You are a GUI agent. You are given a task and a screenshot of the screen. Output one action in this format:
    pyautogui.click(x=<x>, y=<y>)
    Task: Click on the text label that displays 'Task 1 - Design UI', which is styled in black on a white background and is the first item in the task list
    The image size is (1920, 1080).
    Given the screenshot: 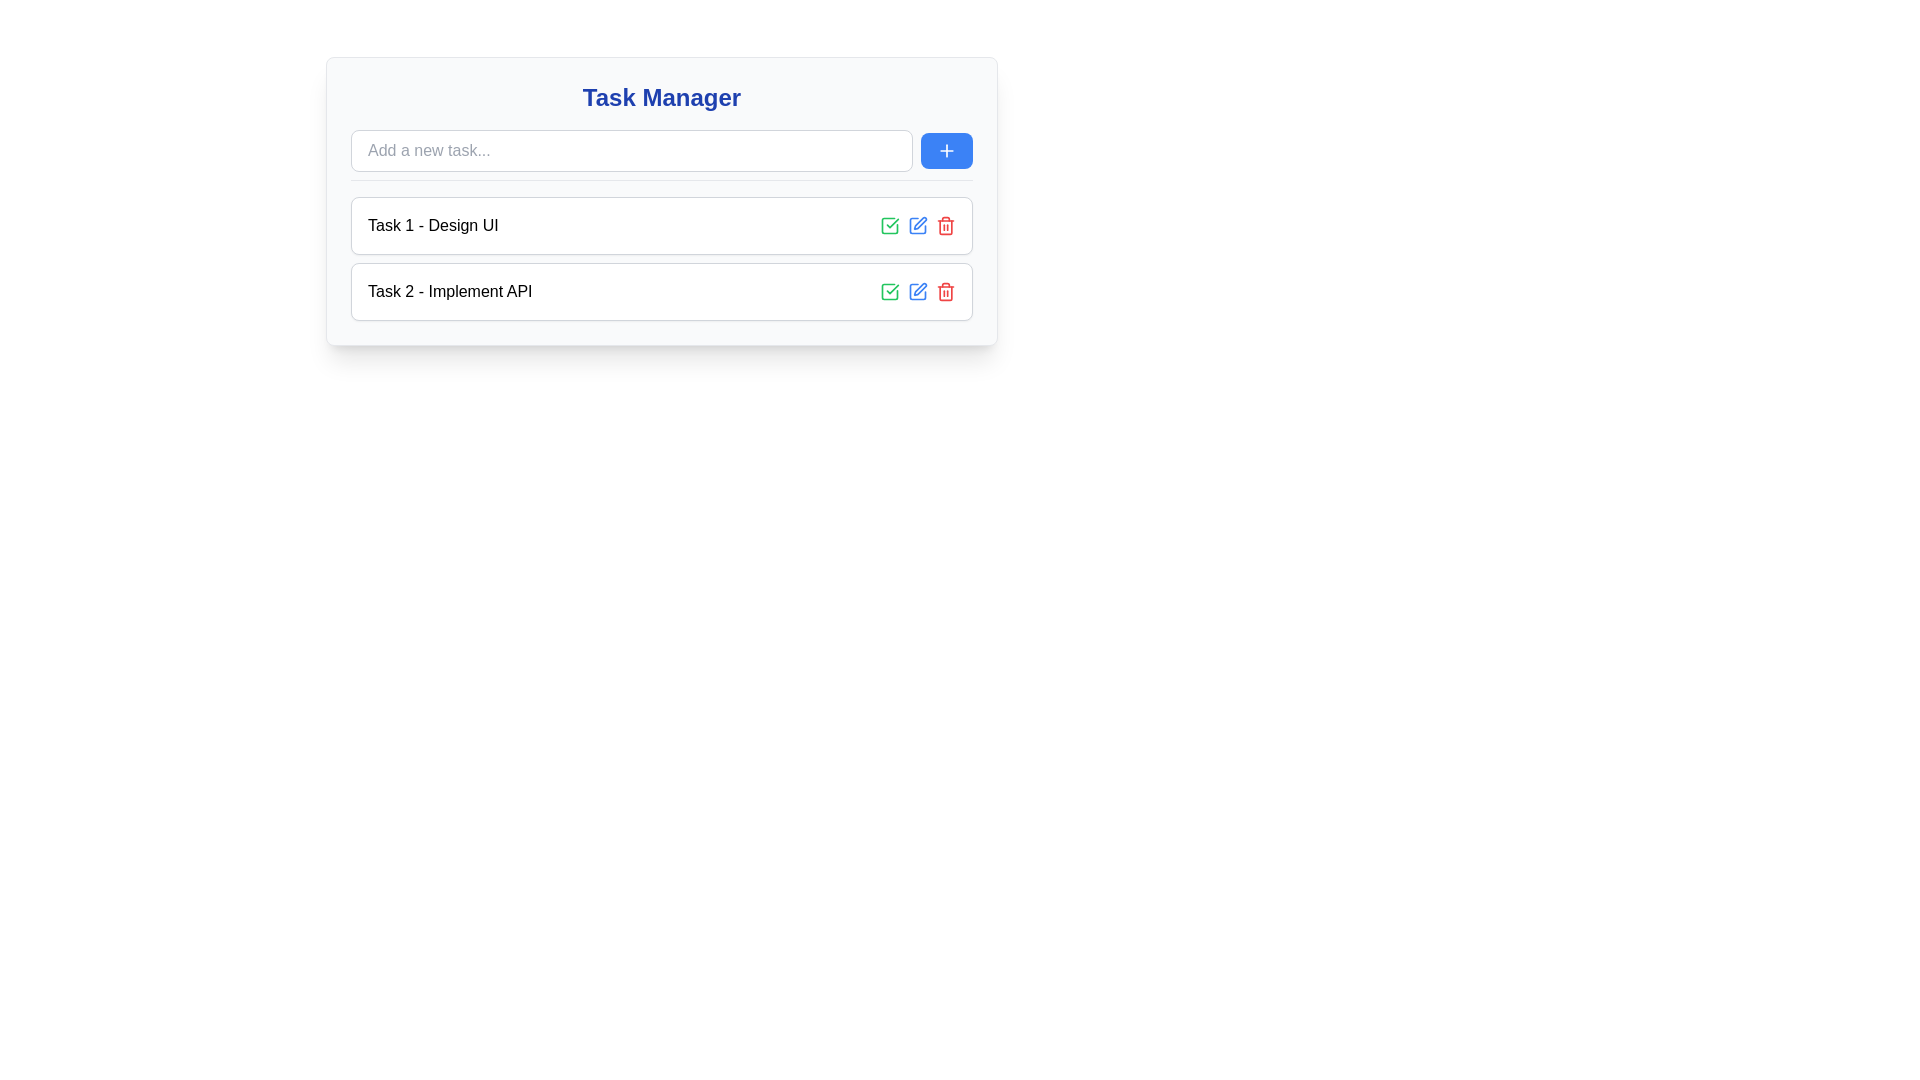 What is the action you would take?
    pyautogui.click(x=432, y=225)
    